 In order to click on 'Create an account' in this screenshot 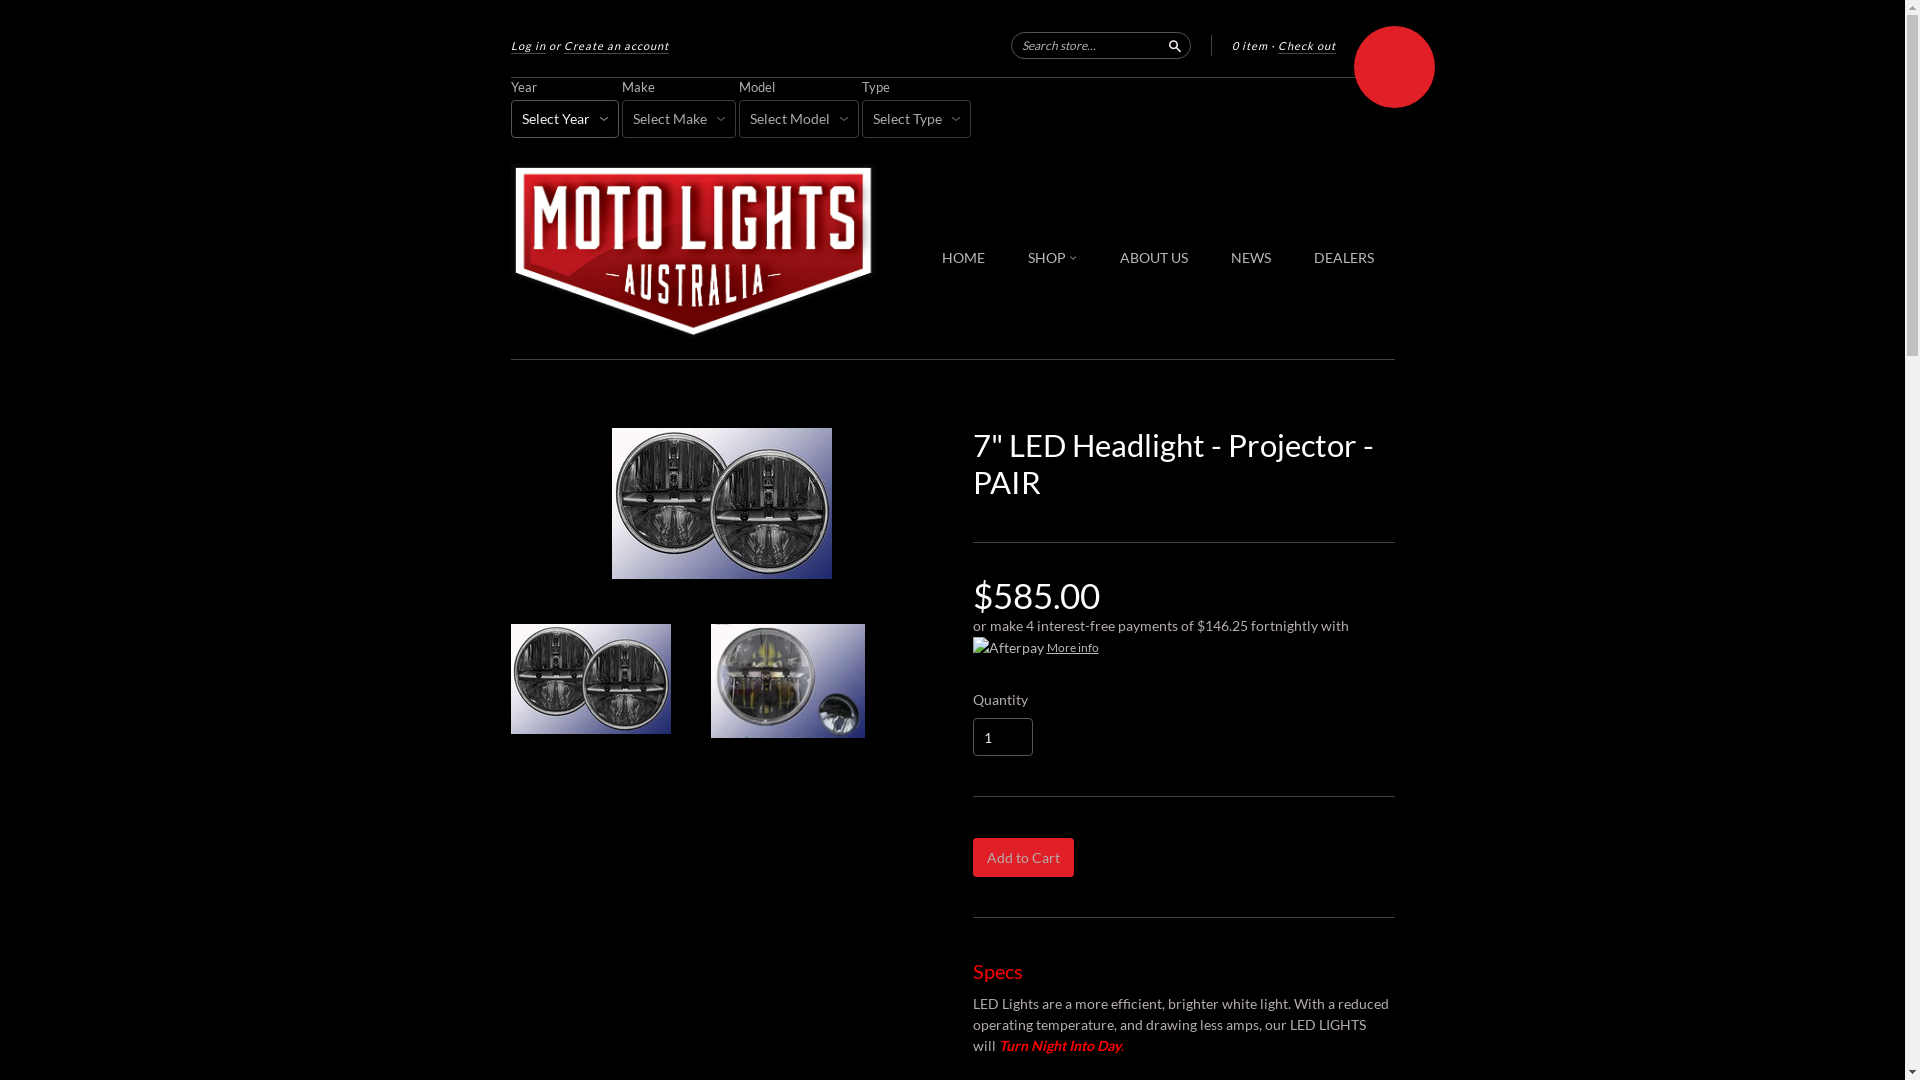, I will do `click(615, 45)`.